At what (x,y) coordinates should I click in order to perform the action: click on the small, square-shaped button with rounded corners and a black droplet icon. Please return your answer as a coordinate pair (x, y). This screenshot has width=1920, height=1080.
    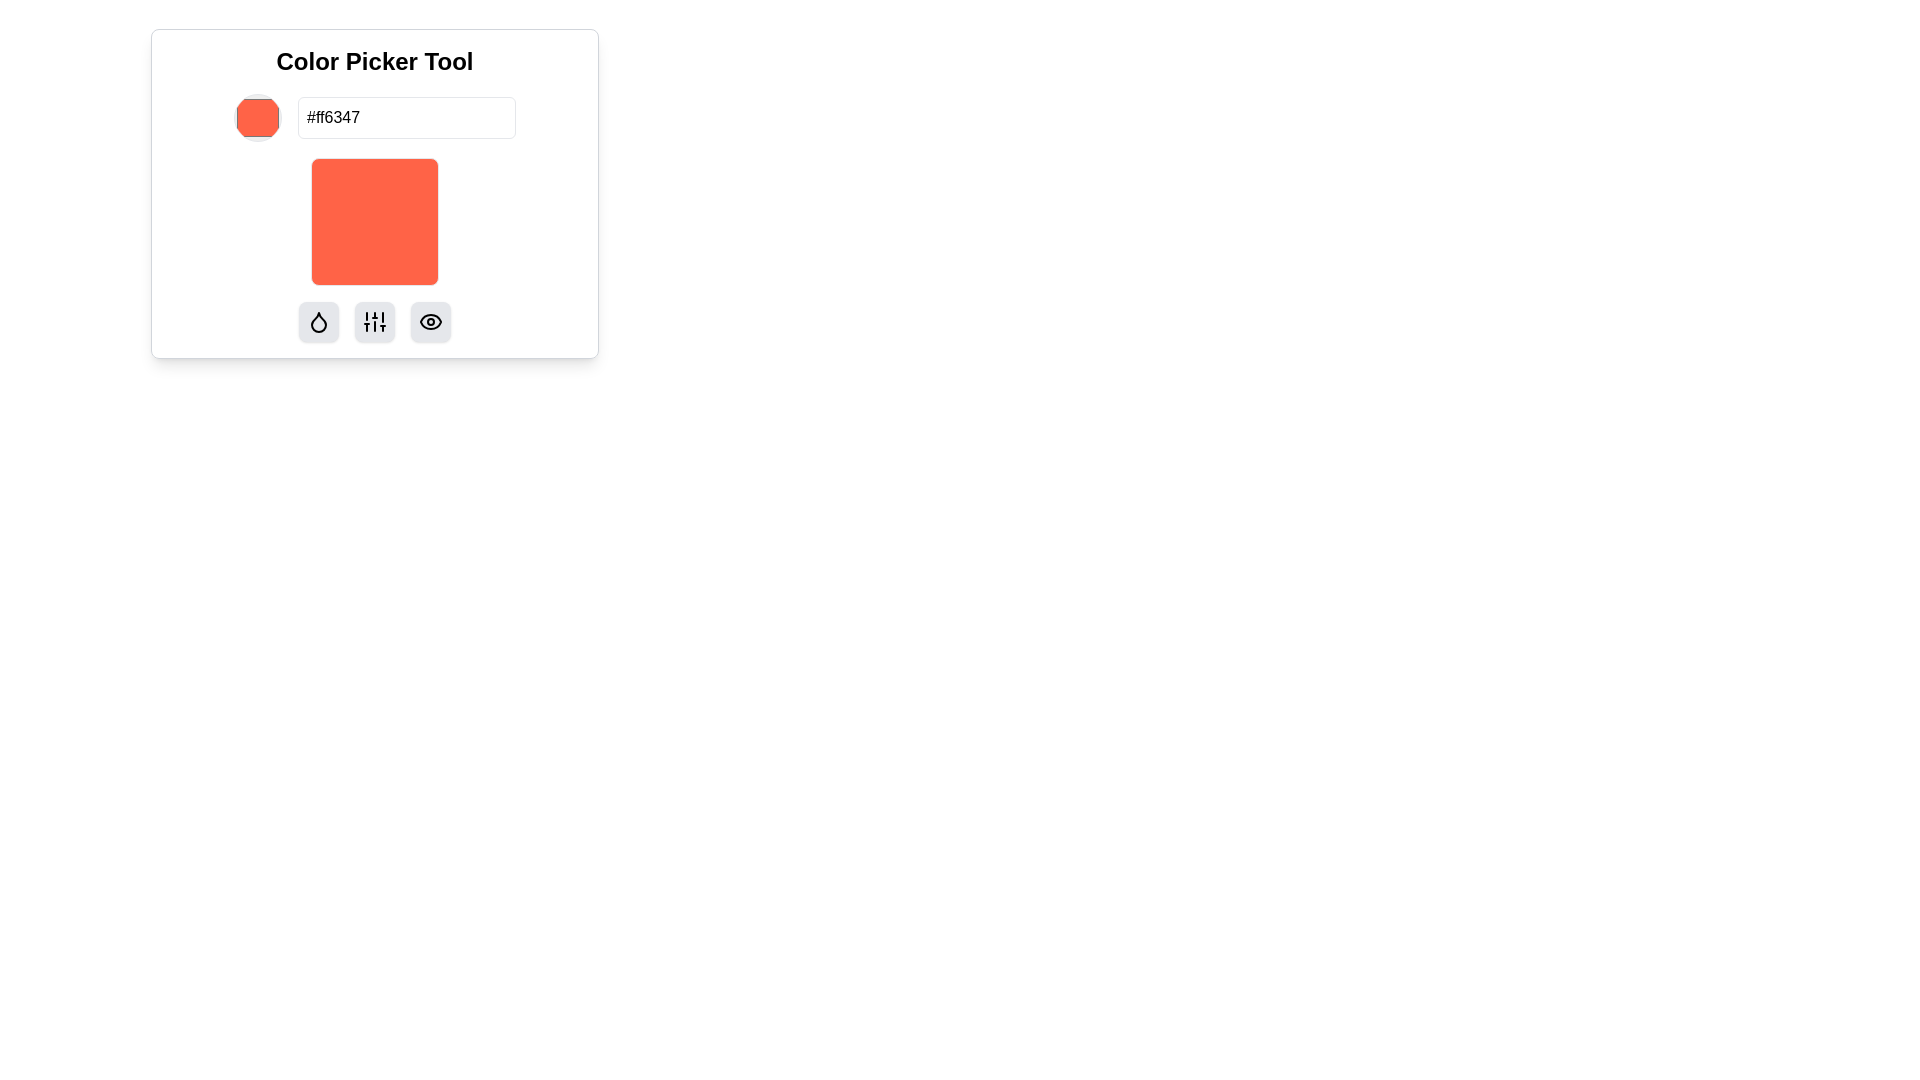
    Looking at the image, I should click on (317, 320).